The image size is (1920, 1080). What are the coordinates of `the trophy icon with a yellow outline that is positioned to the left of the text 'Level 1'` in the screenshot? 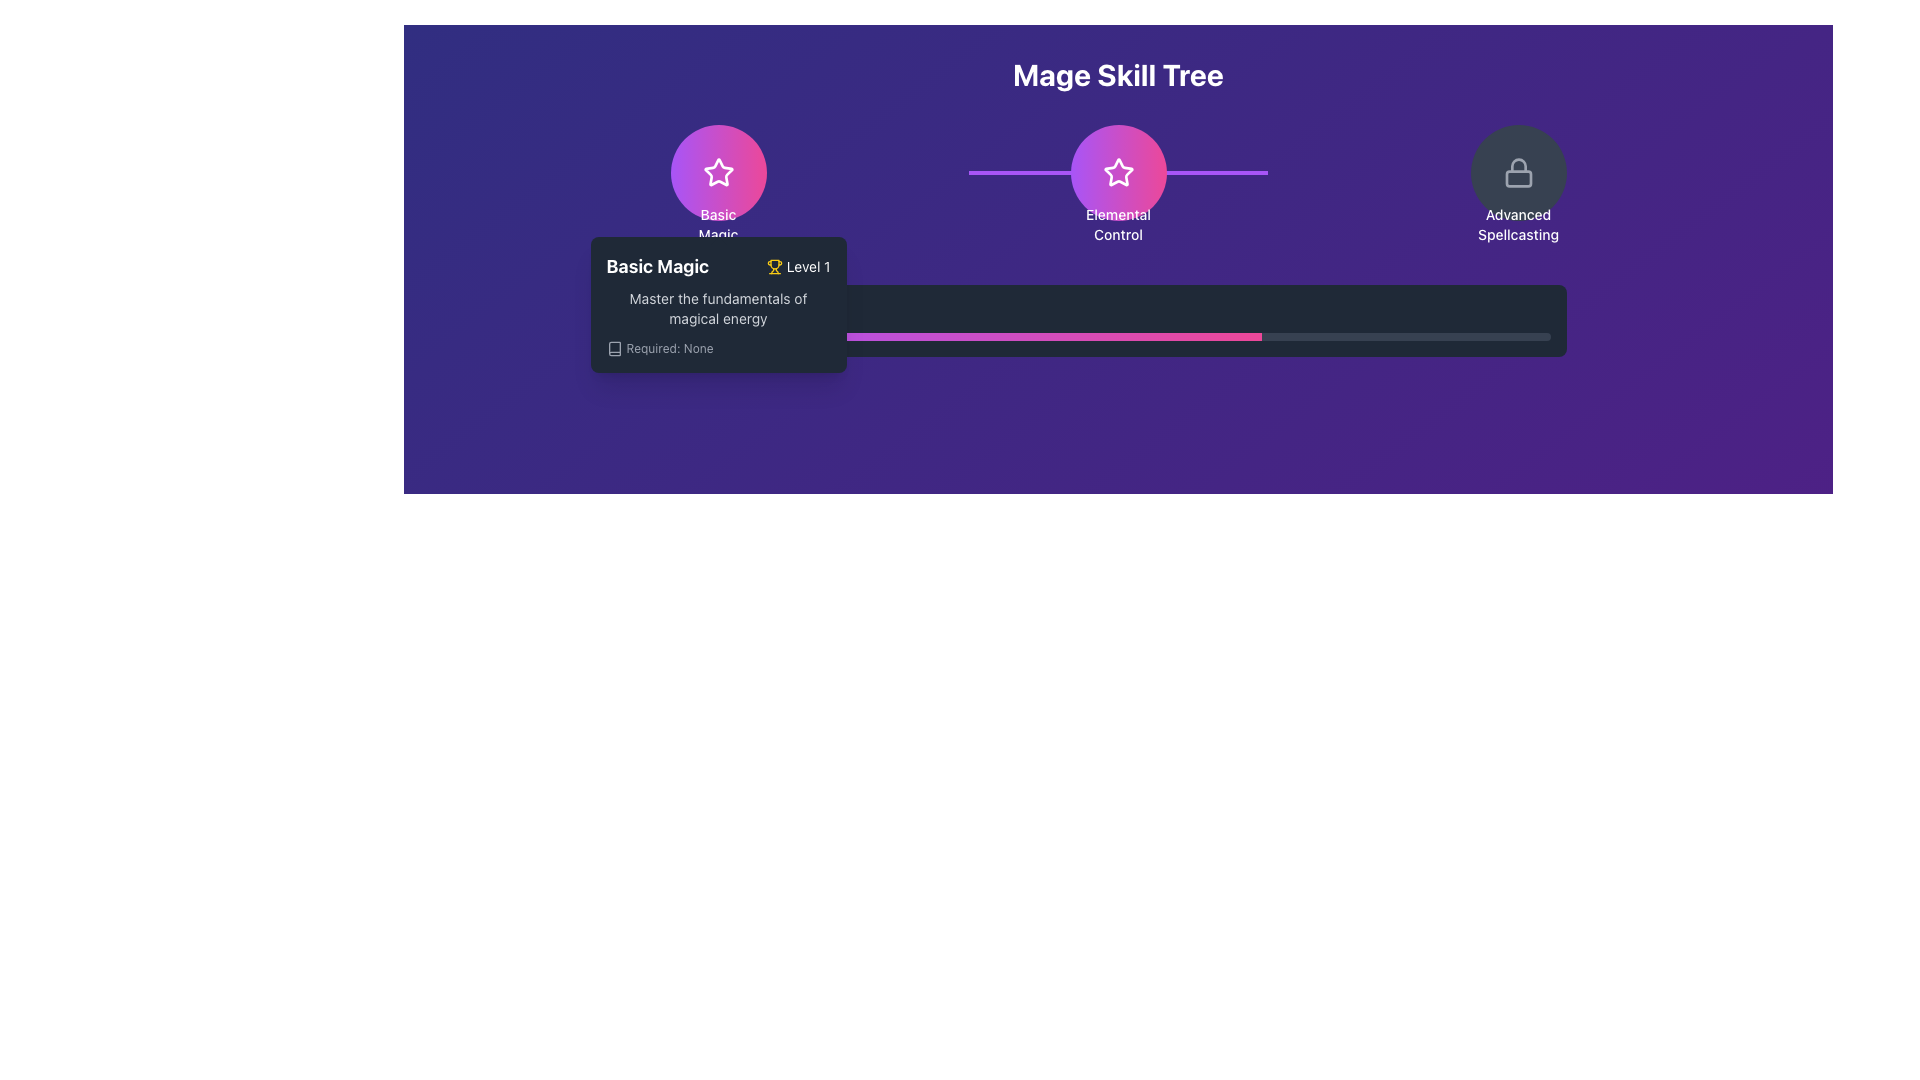 It's located at (773, 265).